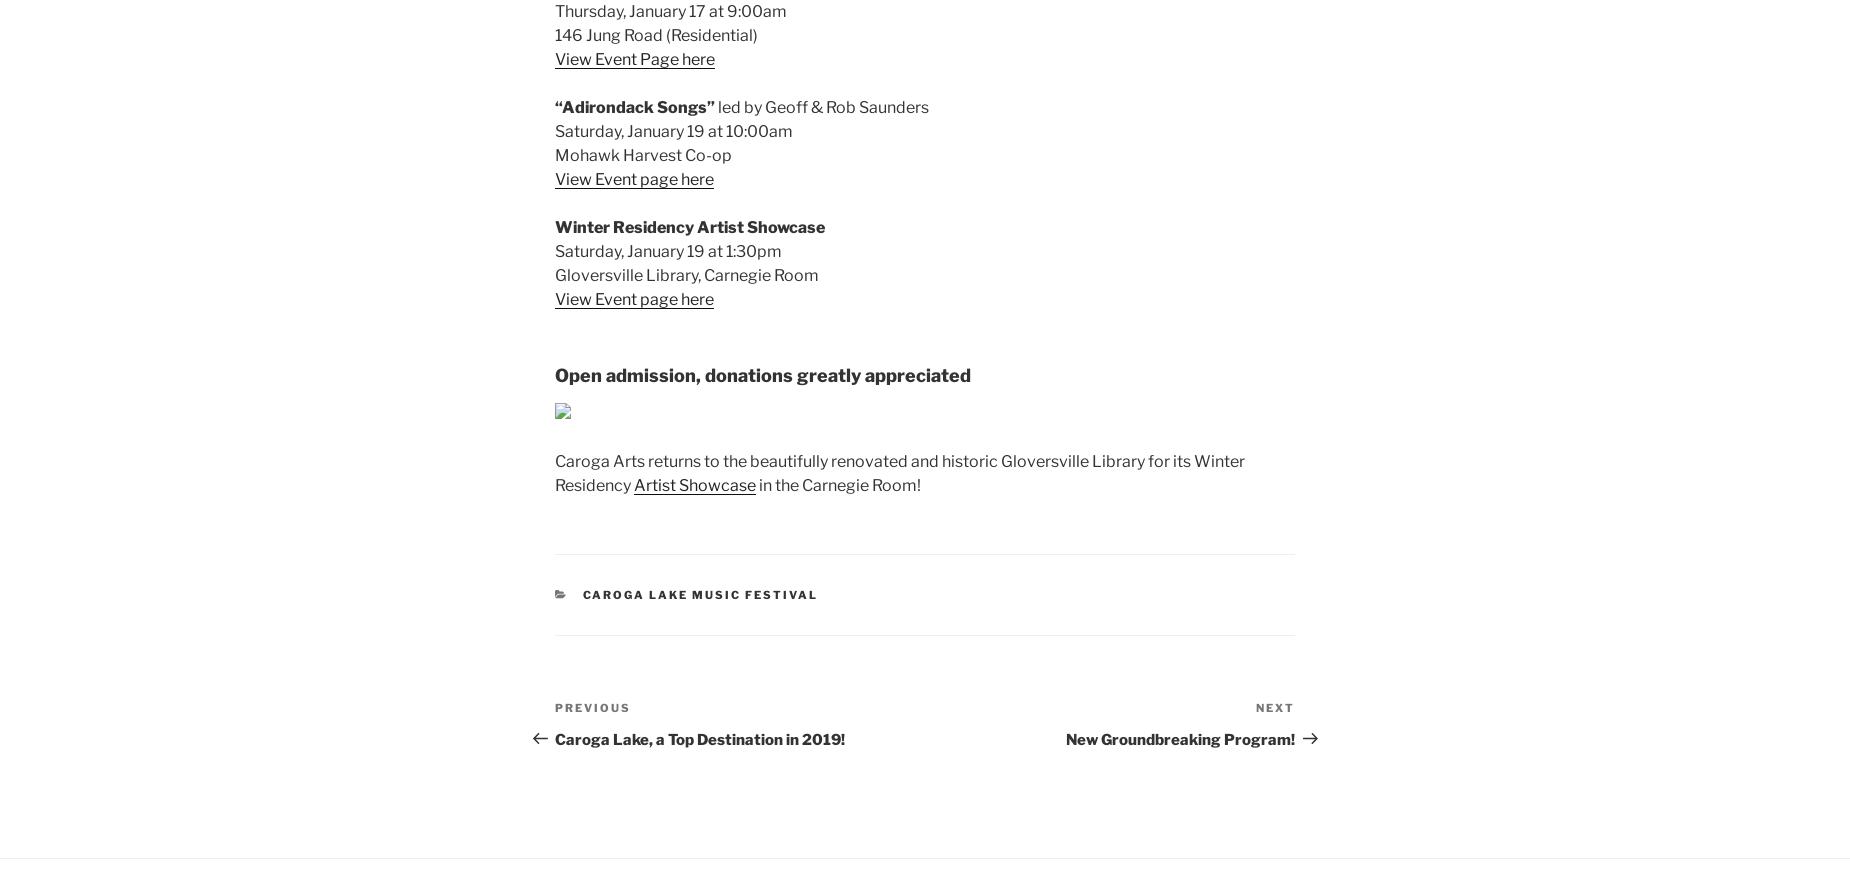 Image resolution: width=1850 pixels, height=877 pixels. What do you see at coordinates (582, 460) in the screenshot?
I see `'Caroga'` at bounding box center [582, 460].